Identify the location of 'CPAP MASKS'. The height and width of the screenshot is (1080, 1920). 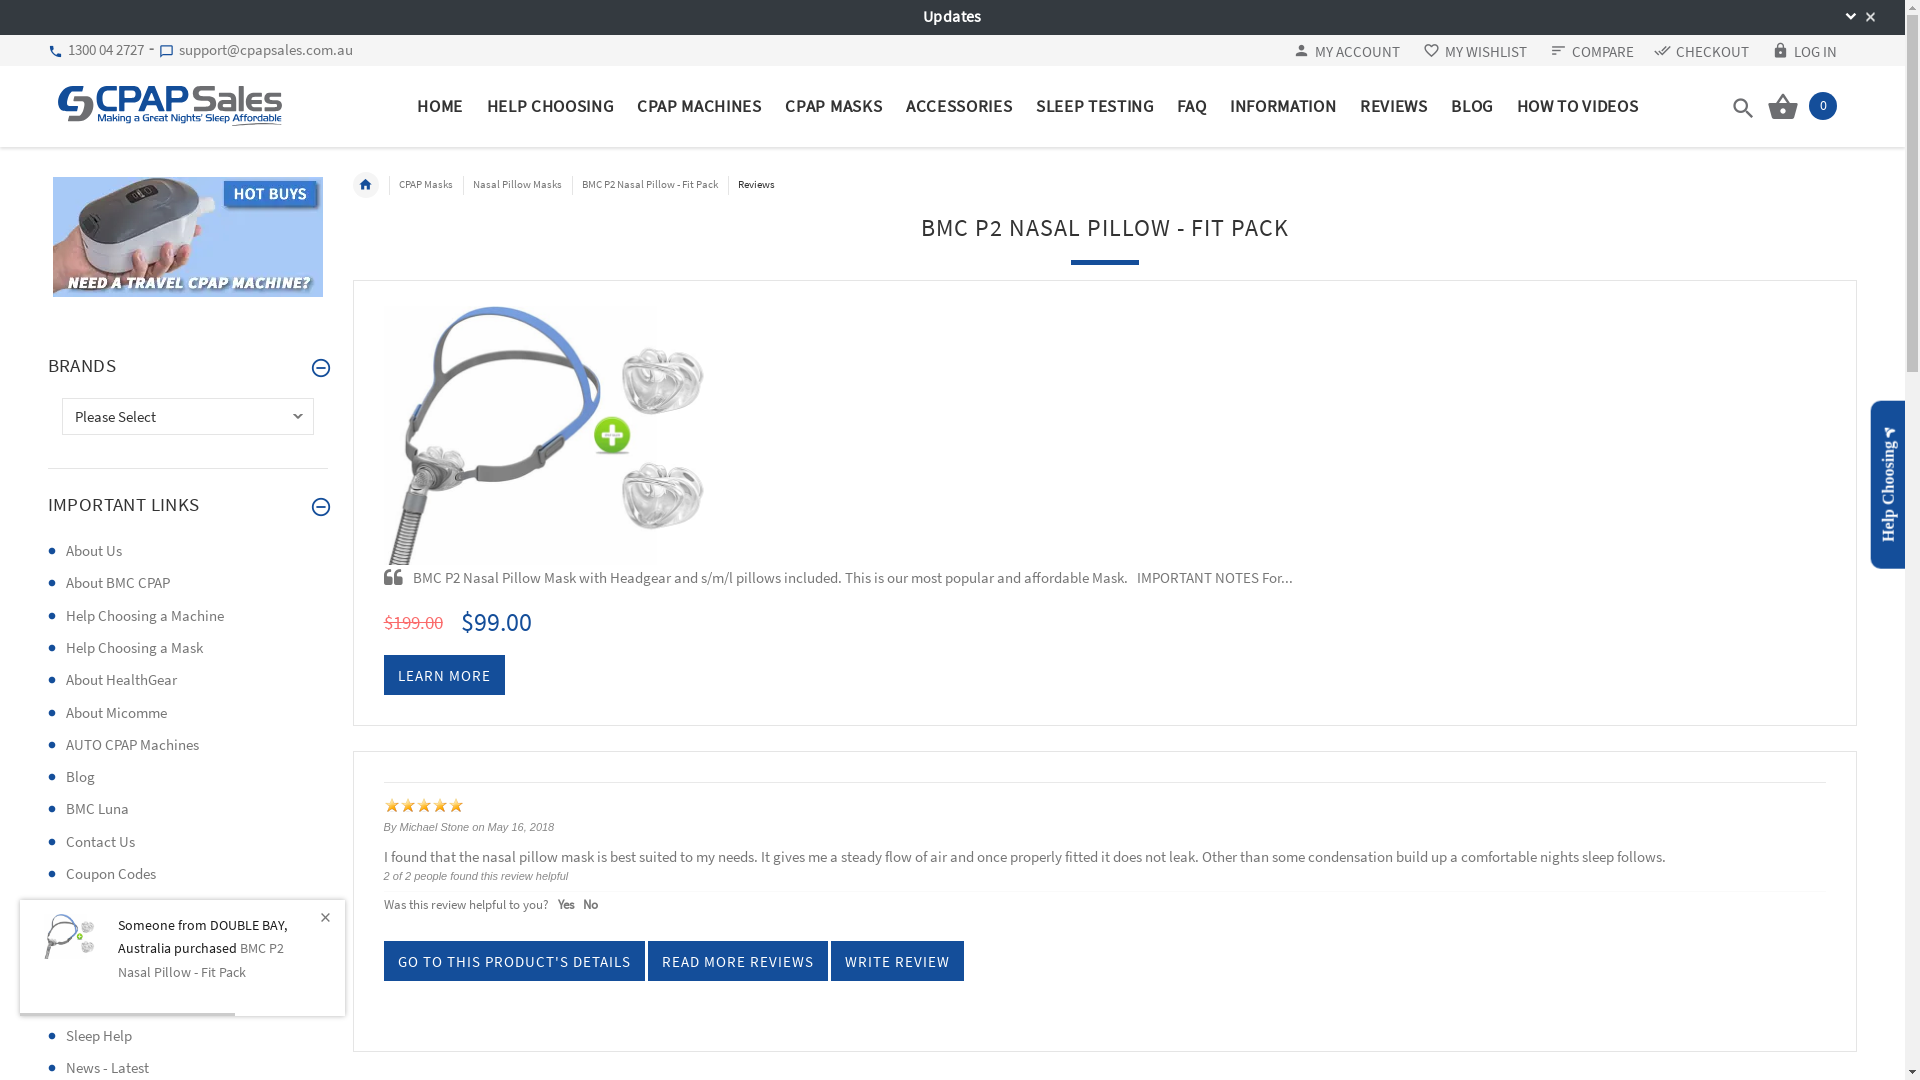
(834, 106).